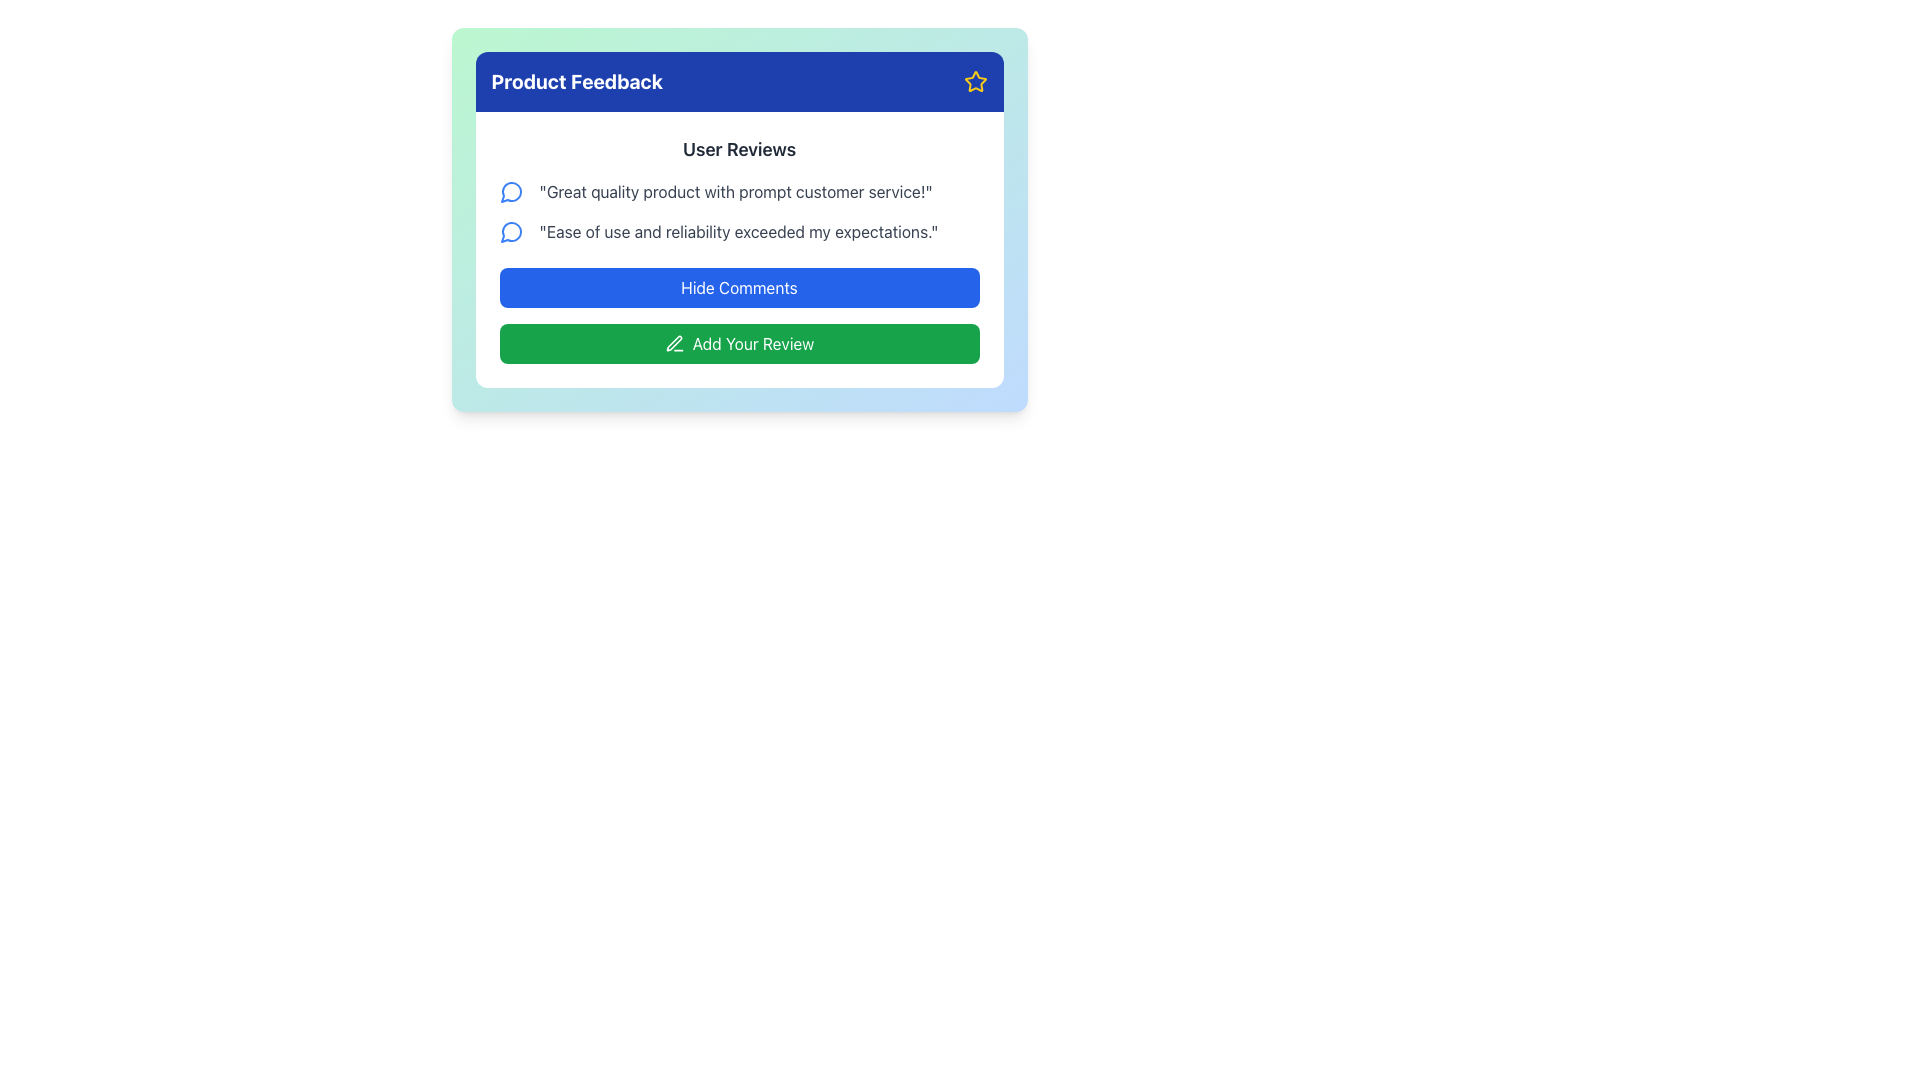 Image resolution: width=1920 pixels, height=1080 pixels. What do you see at coordinates (738, 230) in the screenshot?
I see `the second user review text display component that says 'Ease of use and reliability exceeded my expectations.'` at bounding box center [738, 230].